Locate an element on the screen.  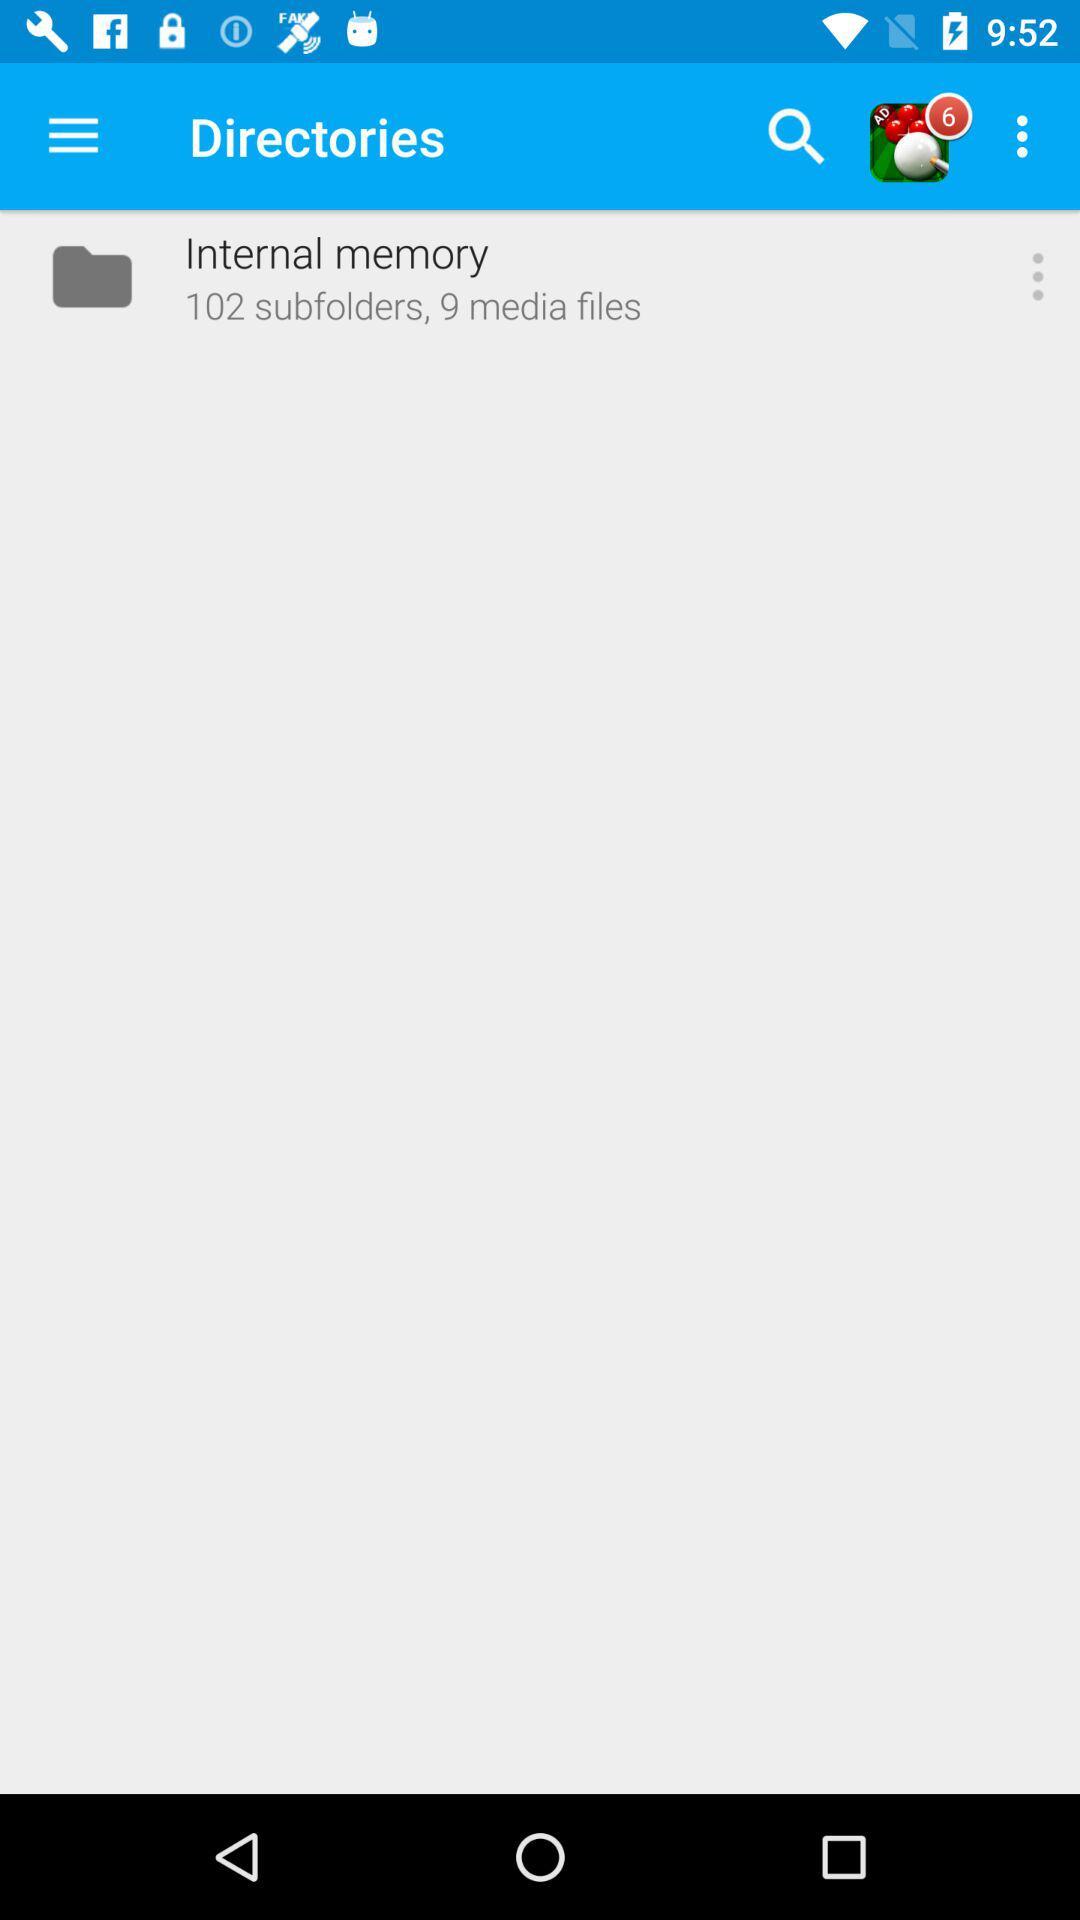
item next to internal memory is located at coordinates (72, 135).